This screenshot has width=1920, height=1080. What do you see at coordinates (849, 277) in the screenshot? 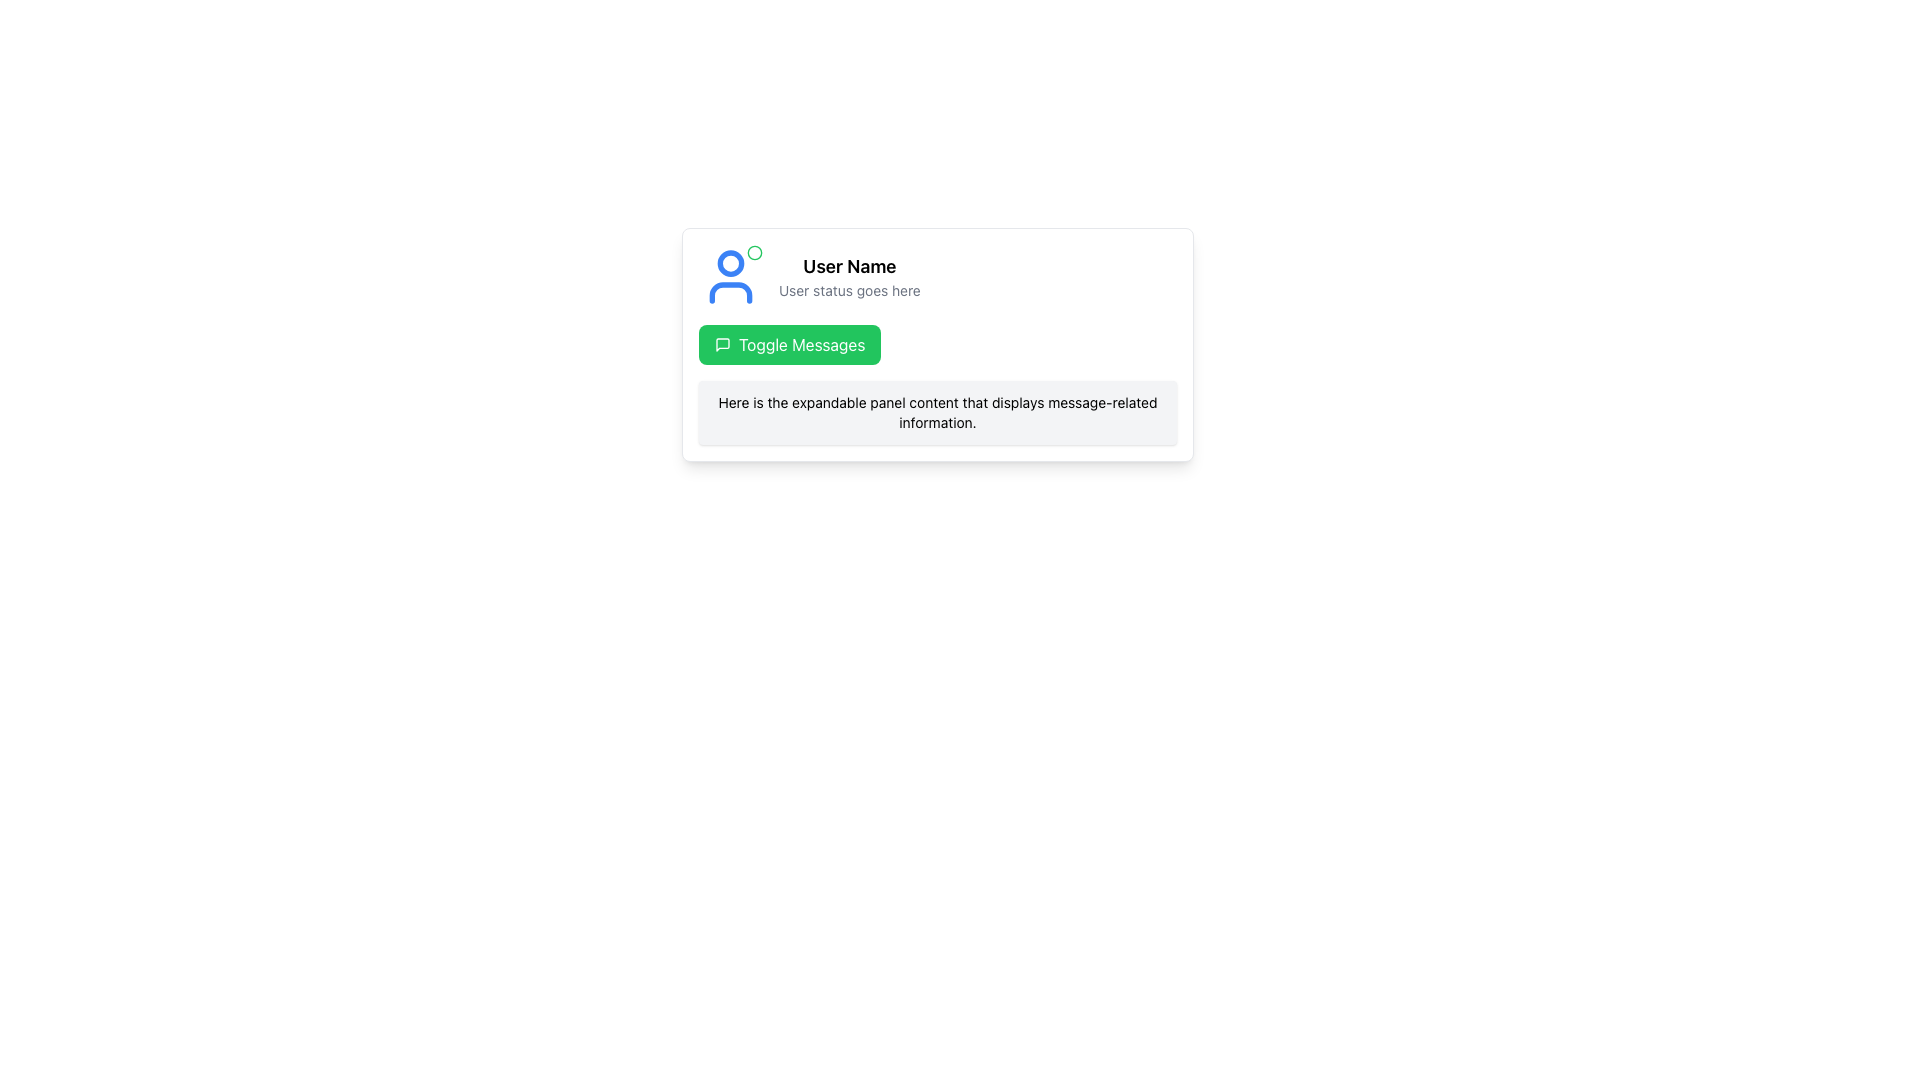
I see `text displayed in the Text display block showing 'User Name' and 'User status goes here', which is located right of the circular profile icon and above the green 'Toggle Messages' button` at bounding box center [849, 277].